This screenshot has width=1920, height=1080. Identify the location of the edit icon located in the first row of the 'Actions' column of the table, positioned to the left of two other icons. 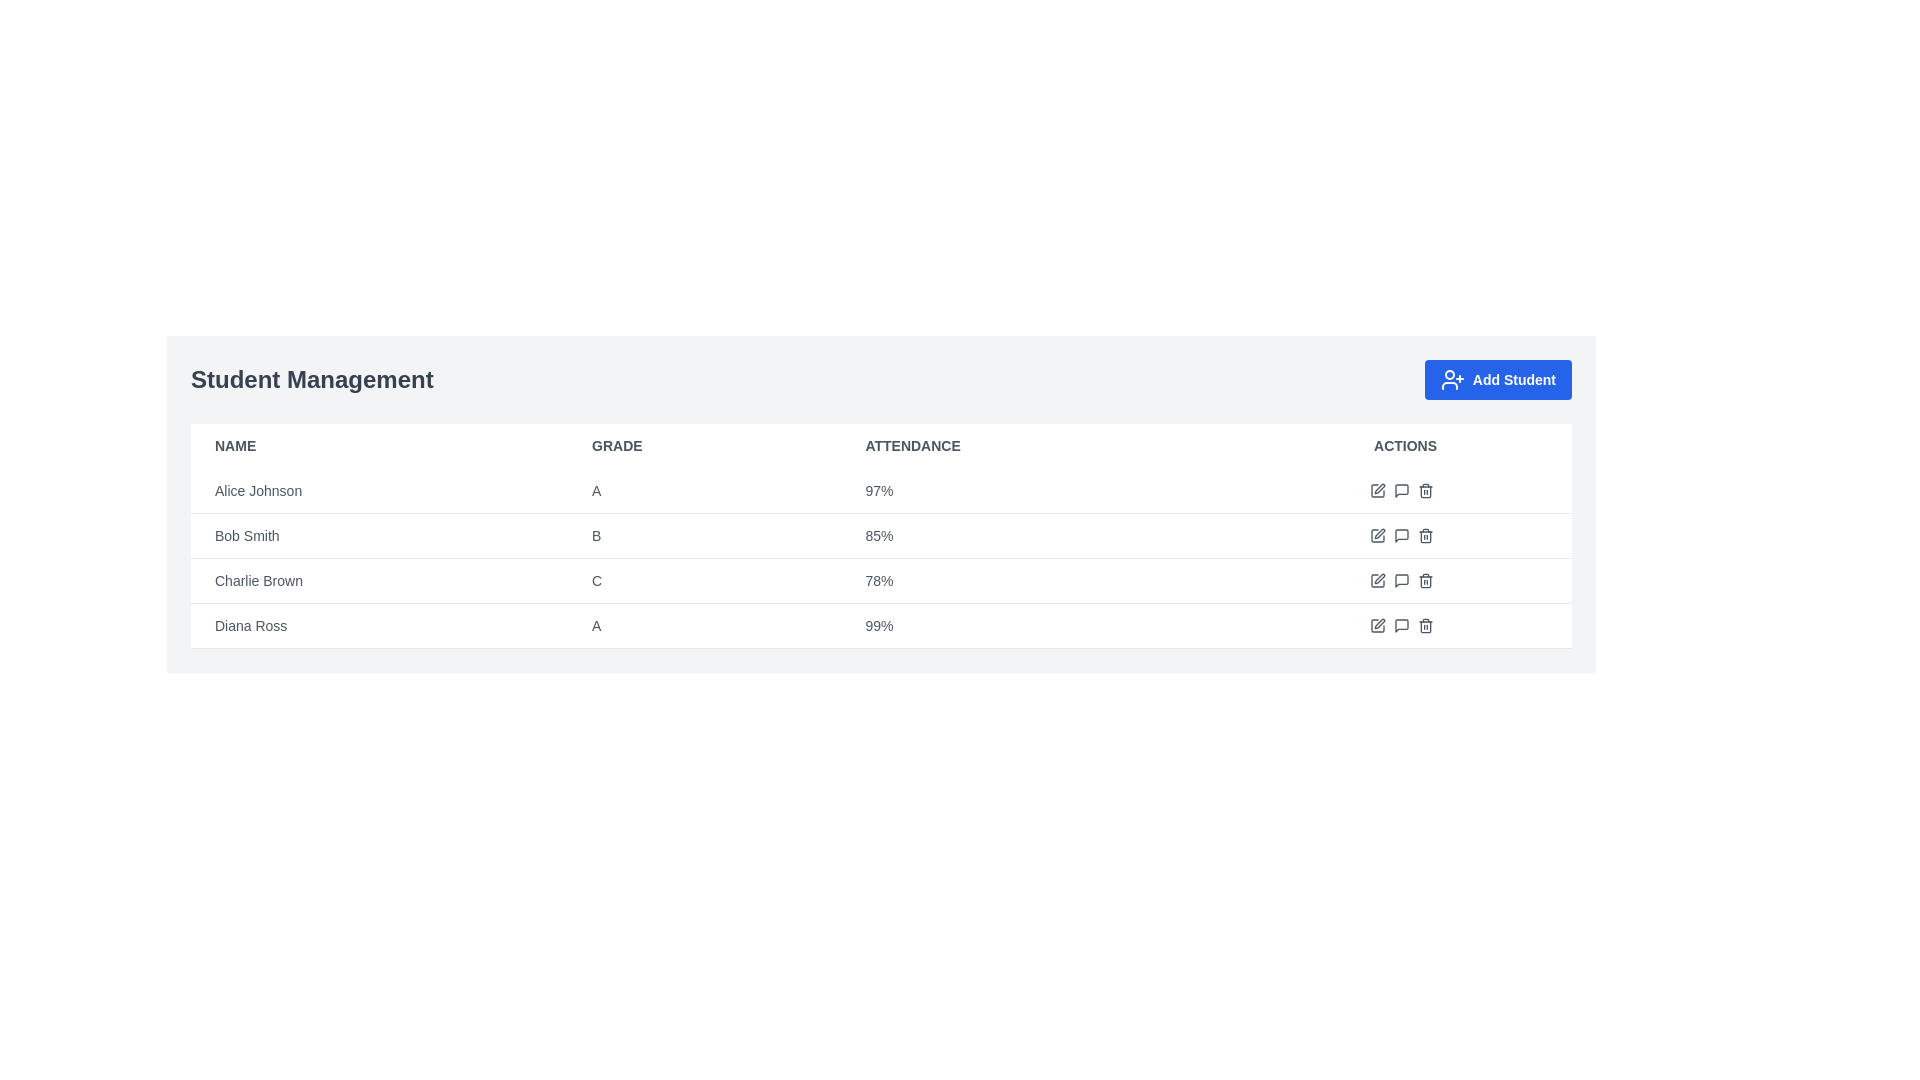
(1376, 490).